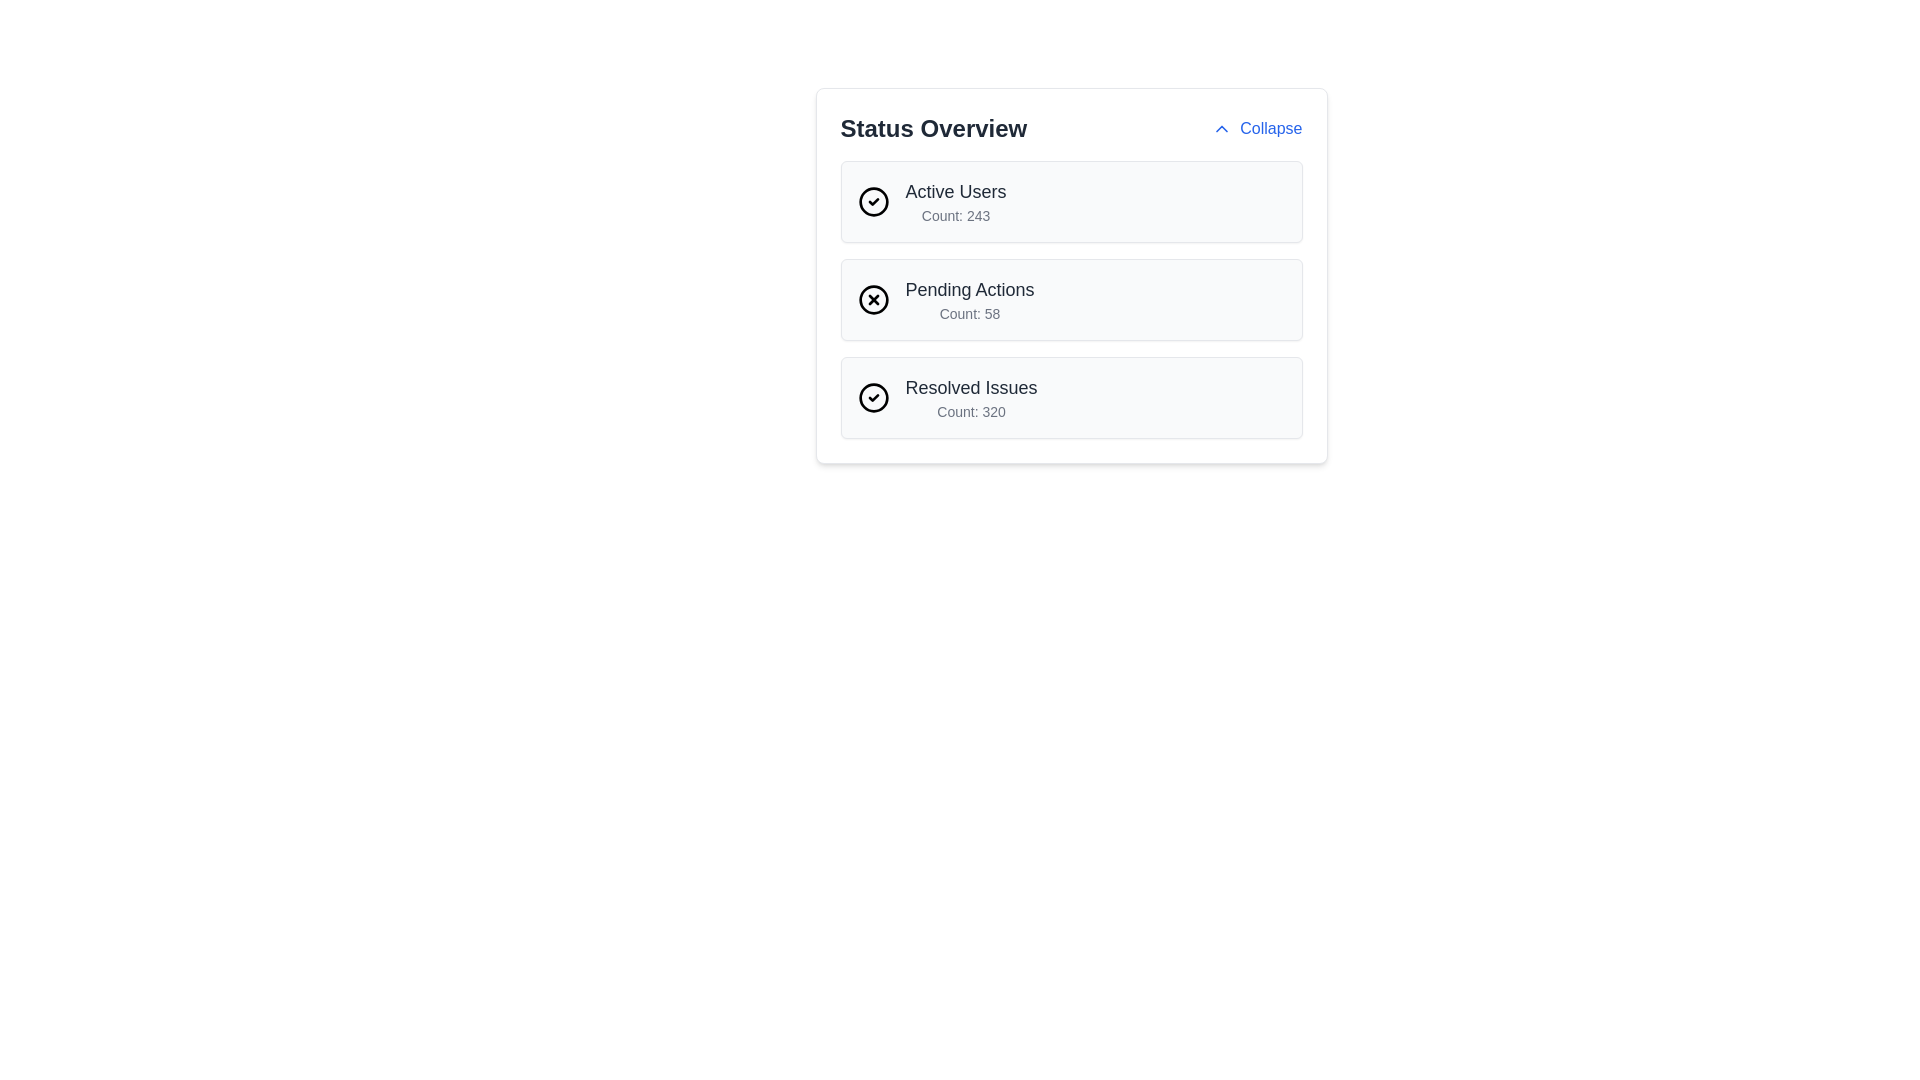 This screenshot has width=1920, height=1080. Describe the element at coordinates (954, 192) in the screenshot. I see `text from the Text Label located at the upper part of the 'Status Overview' widget, which indicates the type of information displayed below it in a summary format` at that location.